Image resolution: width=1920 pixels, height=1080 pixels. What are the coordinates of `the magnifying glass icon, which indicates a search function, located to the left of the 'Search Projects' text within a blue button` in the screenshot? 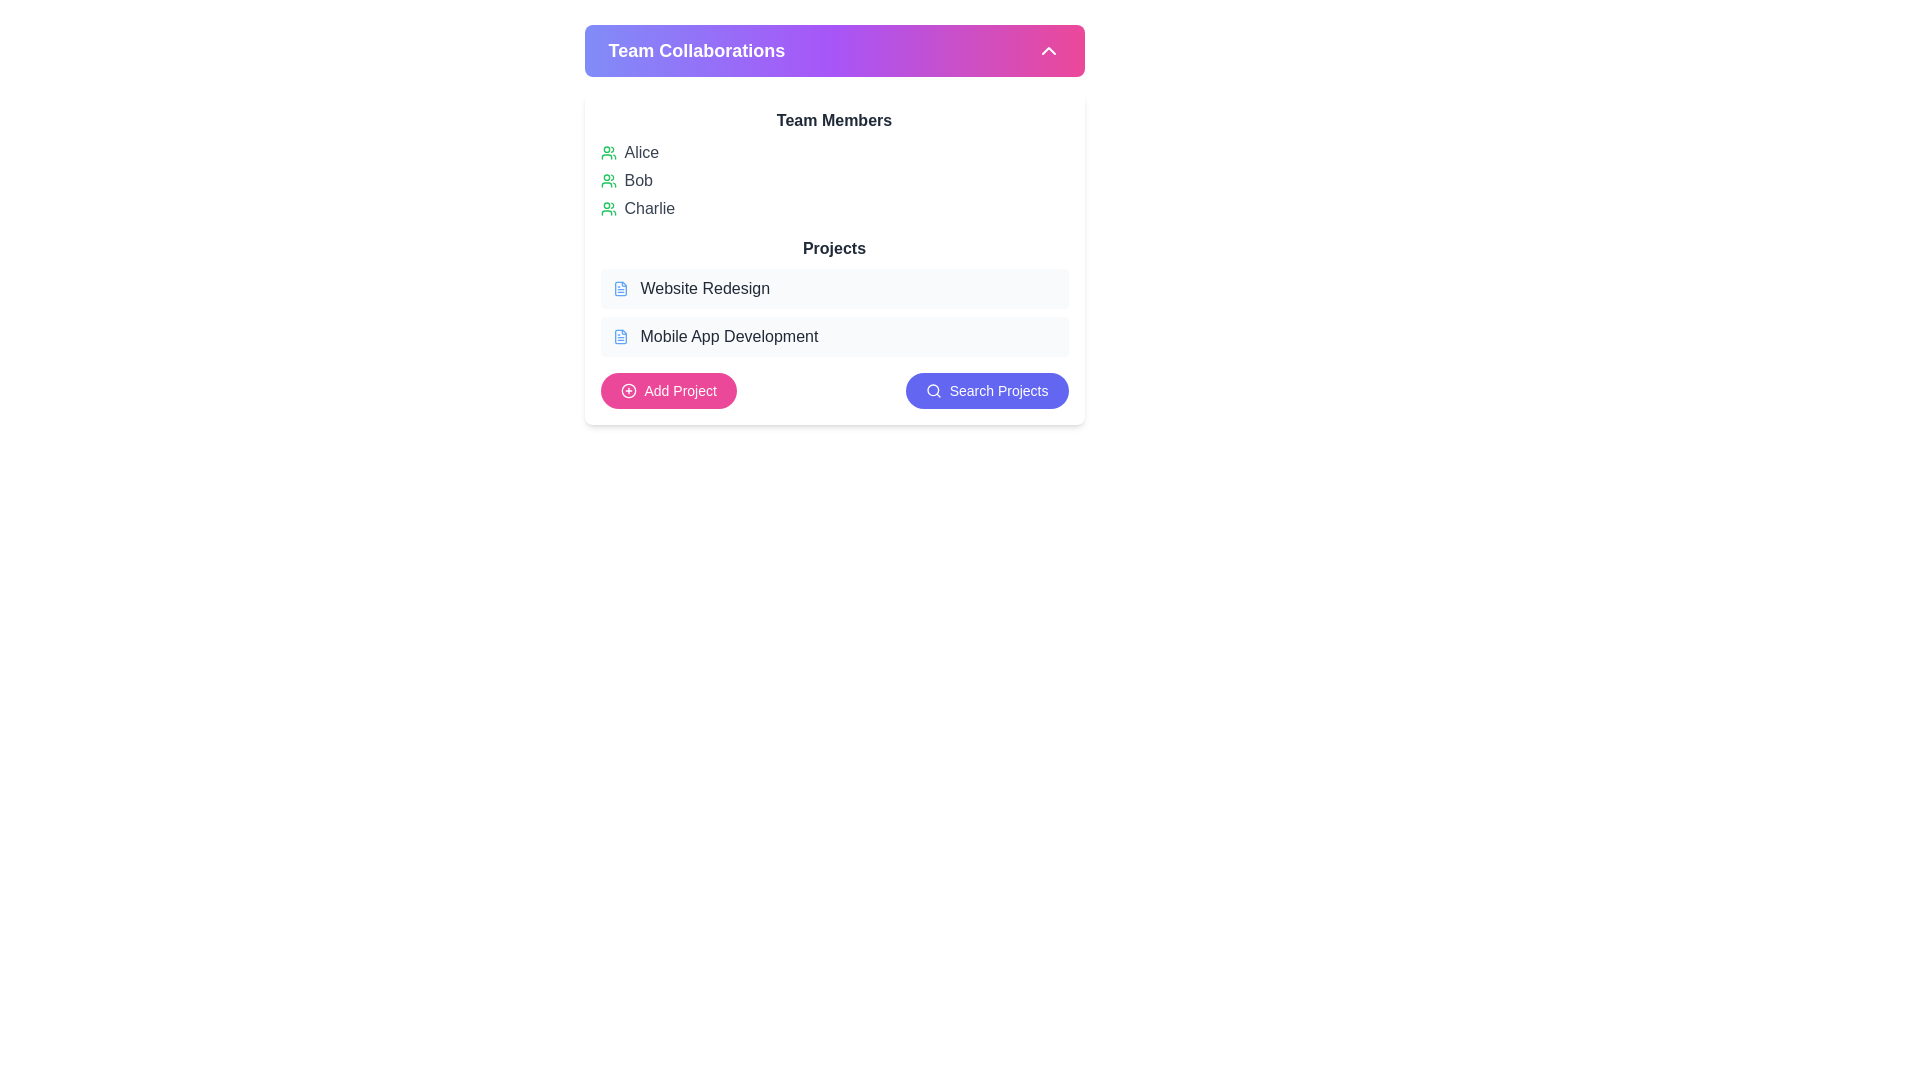 It's located at (932, 390).